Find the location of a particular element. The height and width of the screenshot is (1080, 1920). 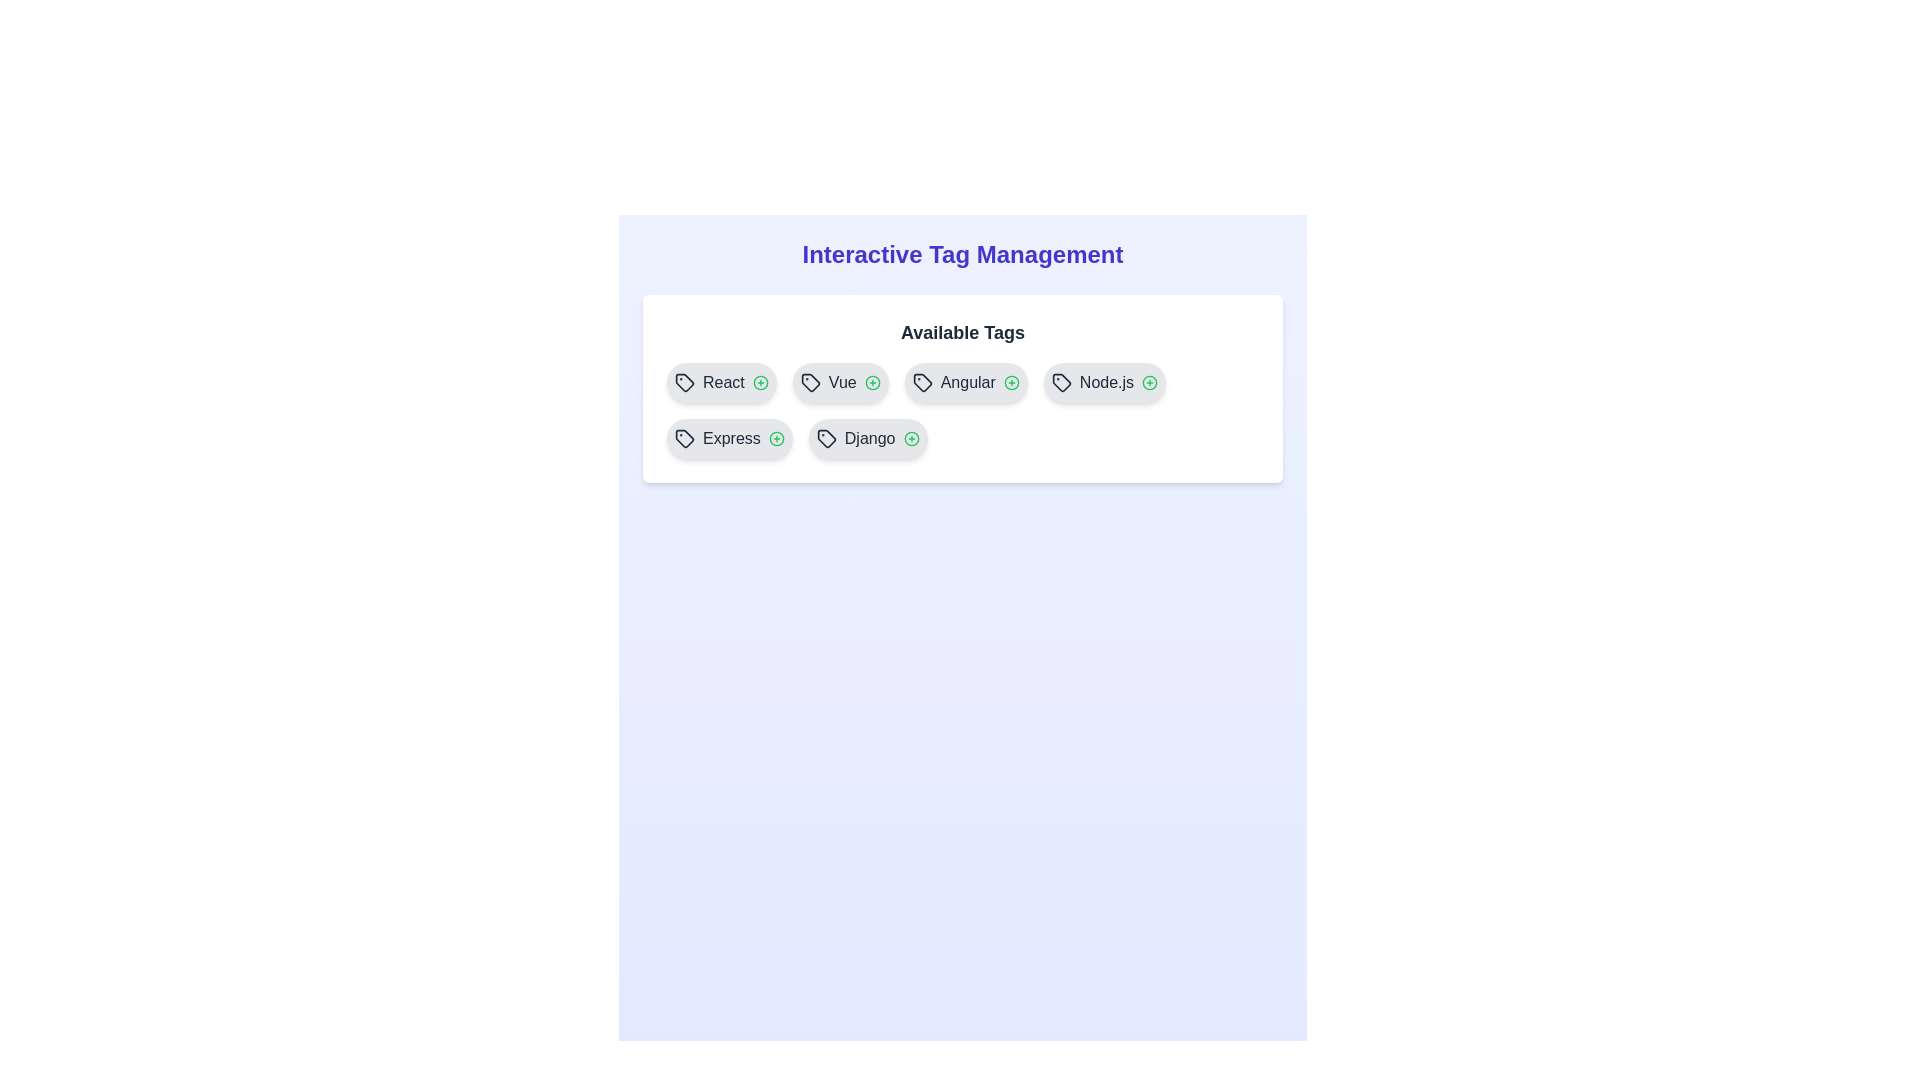

the fourth button is located at coordinates (1103, 382).